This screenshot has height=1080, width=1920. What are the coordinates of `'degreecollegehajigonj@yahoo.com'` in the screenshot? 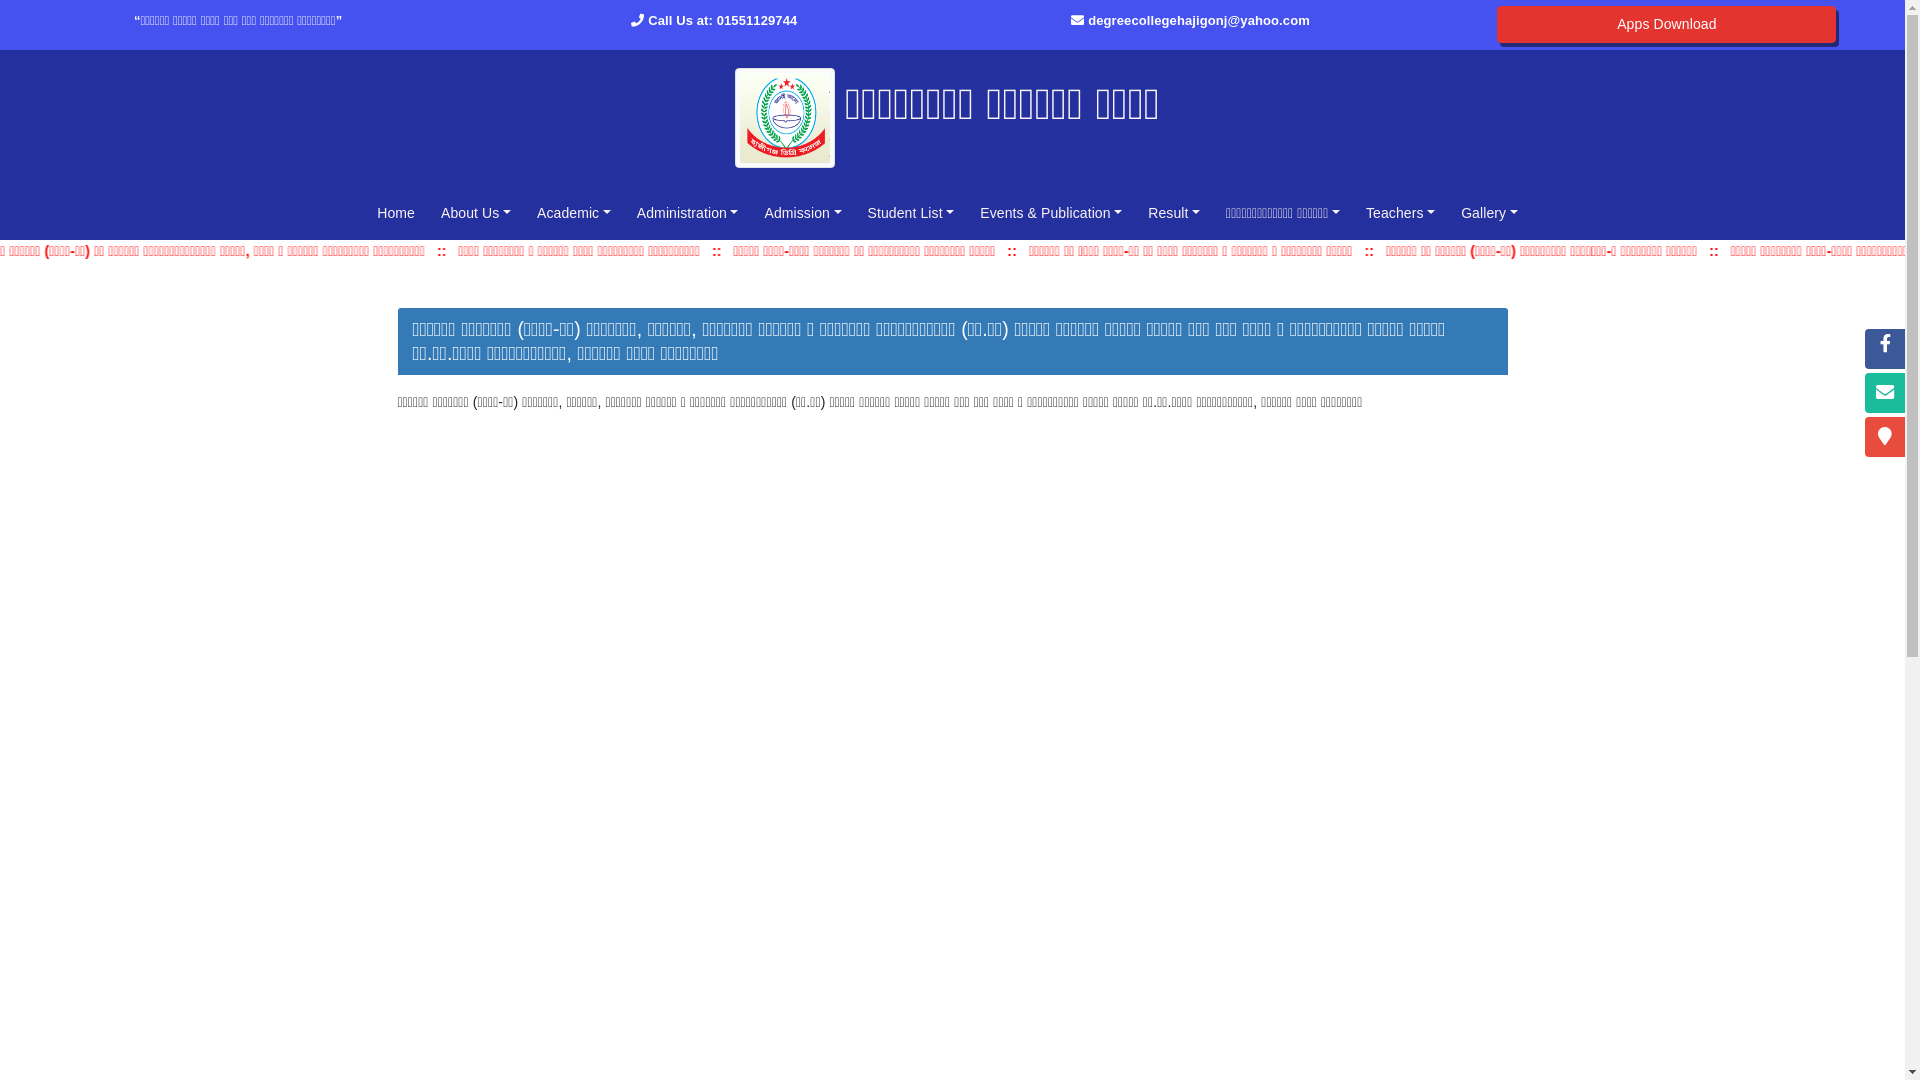 It's located at (1199, 20).